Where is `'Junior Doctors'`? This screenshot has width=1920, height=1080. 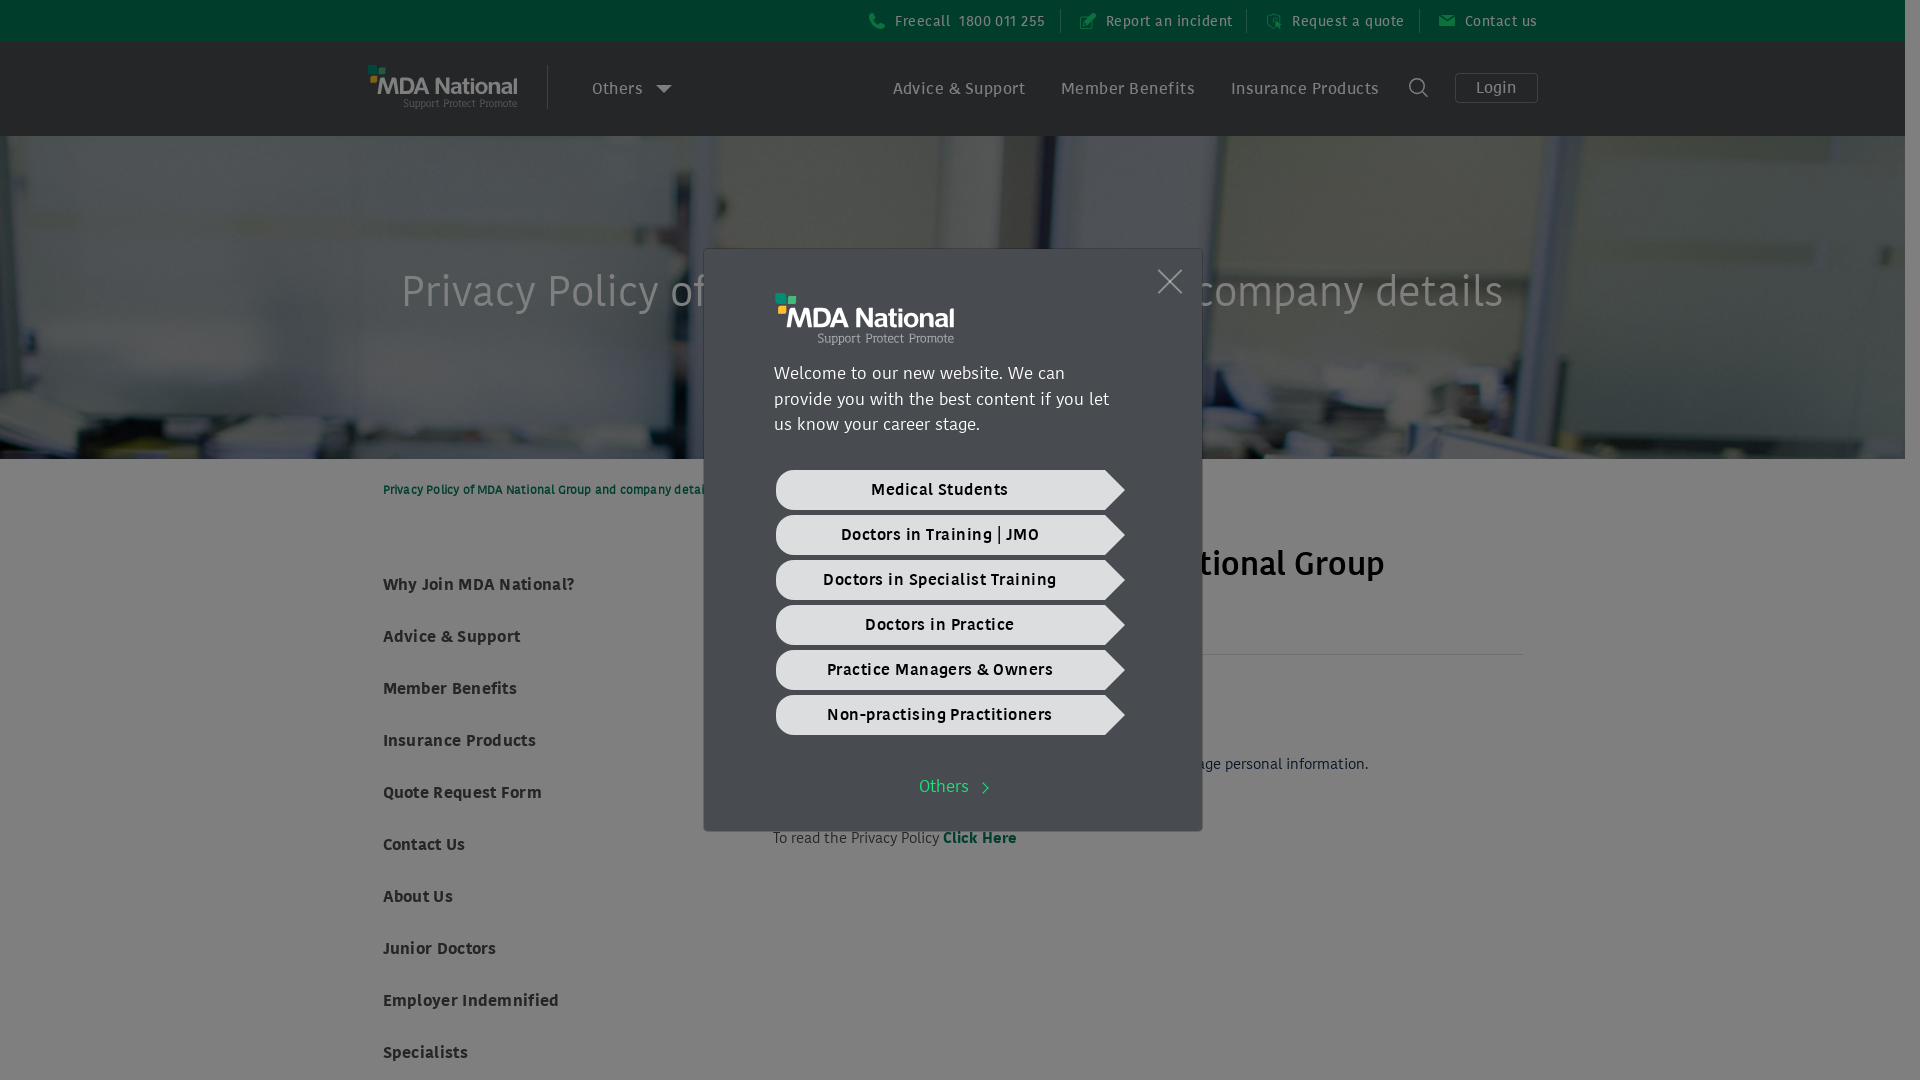 'Junior Doctors' is located at coordinates (437, 947).